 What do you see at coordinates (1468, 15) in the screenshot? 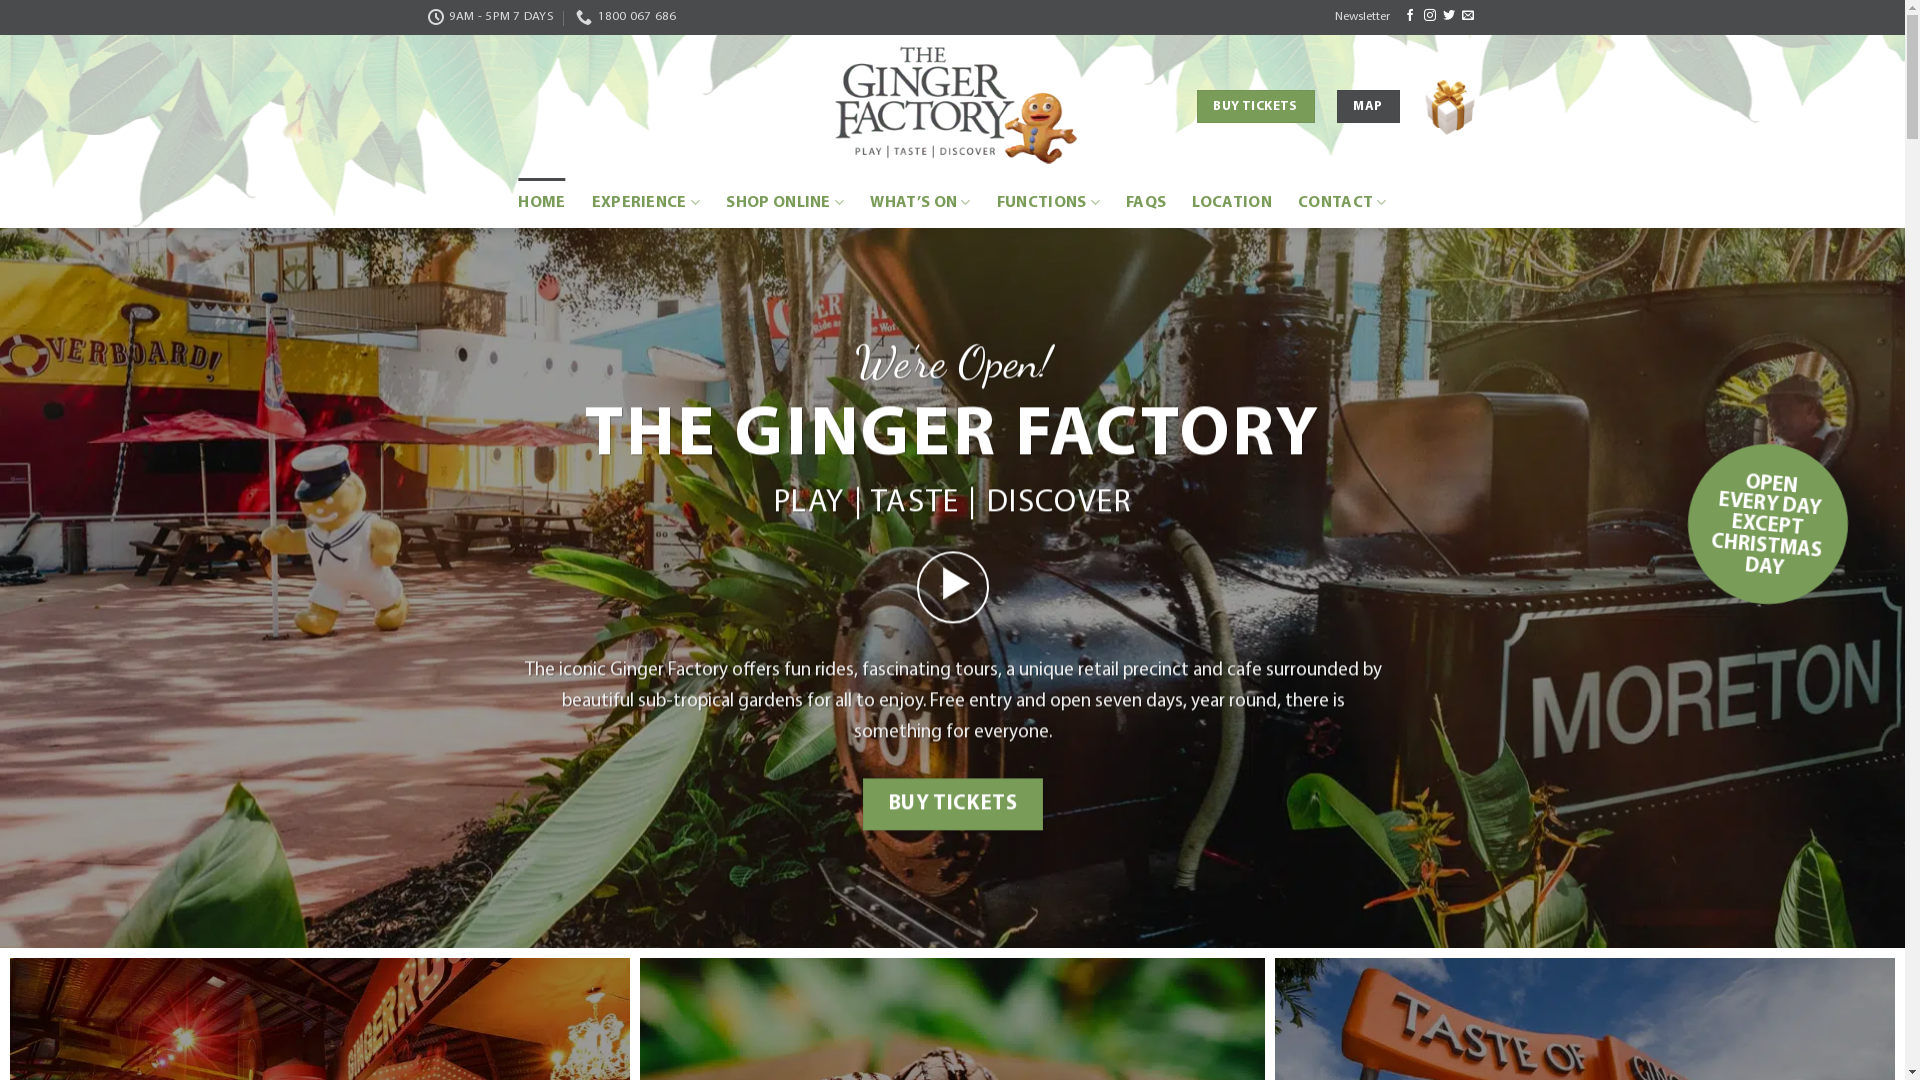
I see `'Send us an email'` at bounding box center [1468, 15].